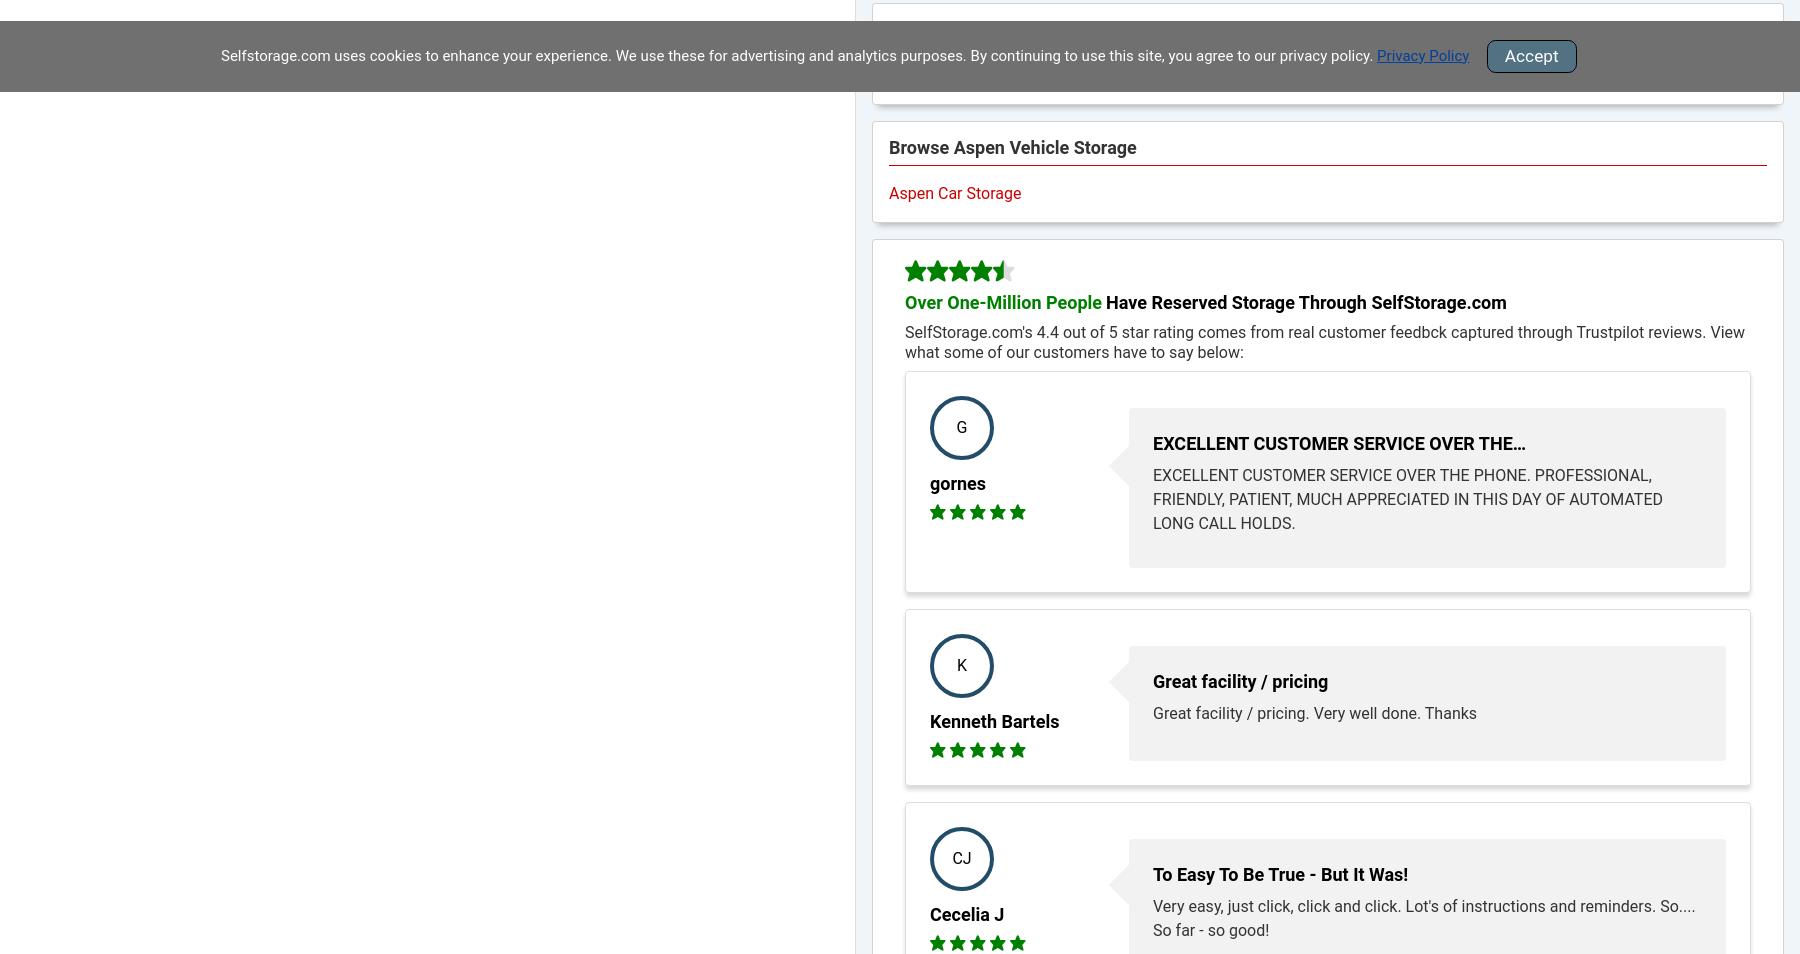 The width and height of the screenshot is (1800, 954). Describe the element at coordinates (1406, 498) in the screenshot. I see `'EXCELLENT CUSTOMER SERVICE OVER THE PHONE.  PROFESSIONAL, FRIENDLY, PATIENT, MUCH APPRECIATED IN THIS DAY OF AUTOMATED LONG CALL HOLDS.'` at that location.